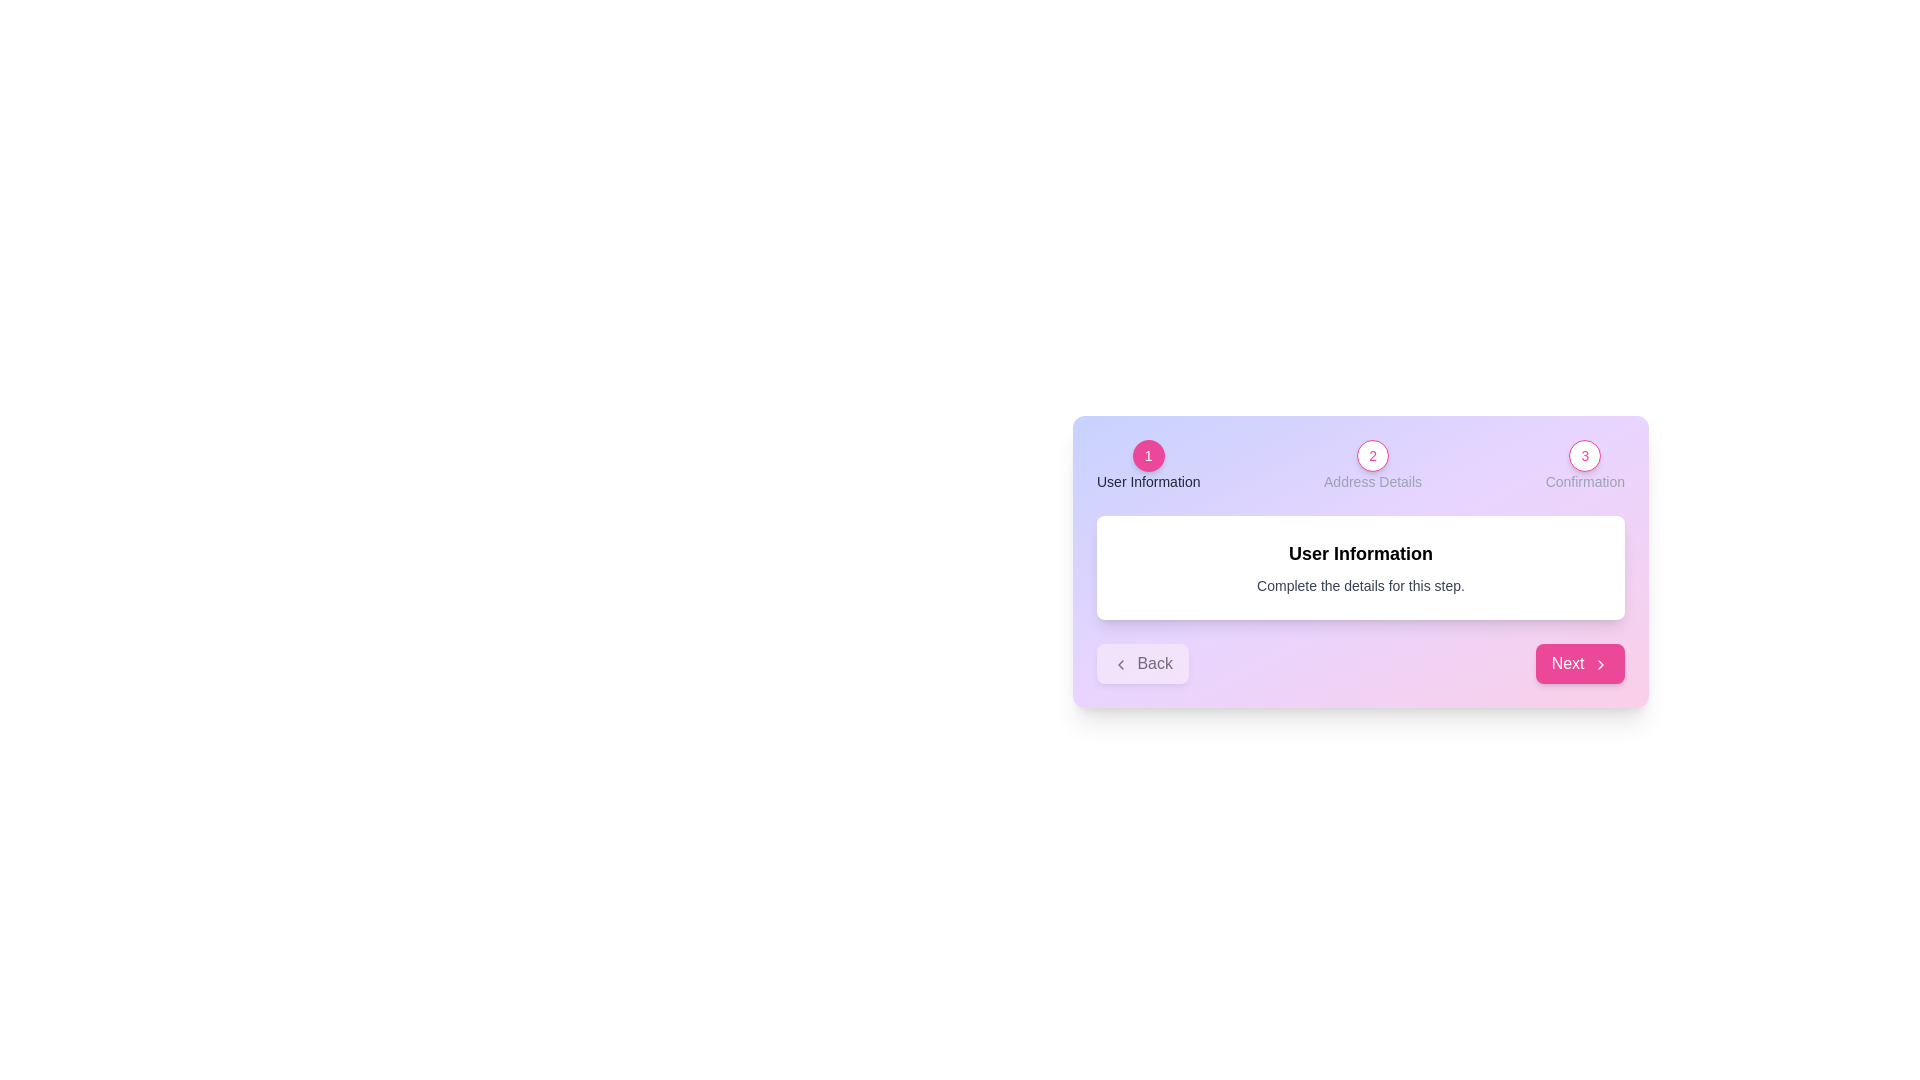  I want to click on the 'Next' button to navigate to the next step, so click(1578, 663).